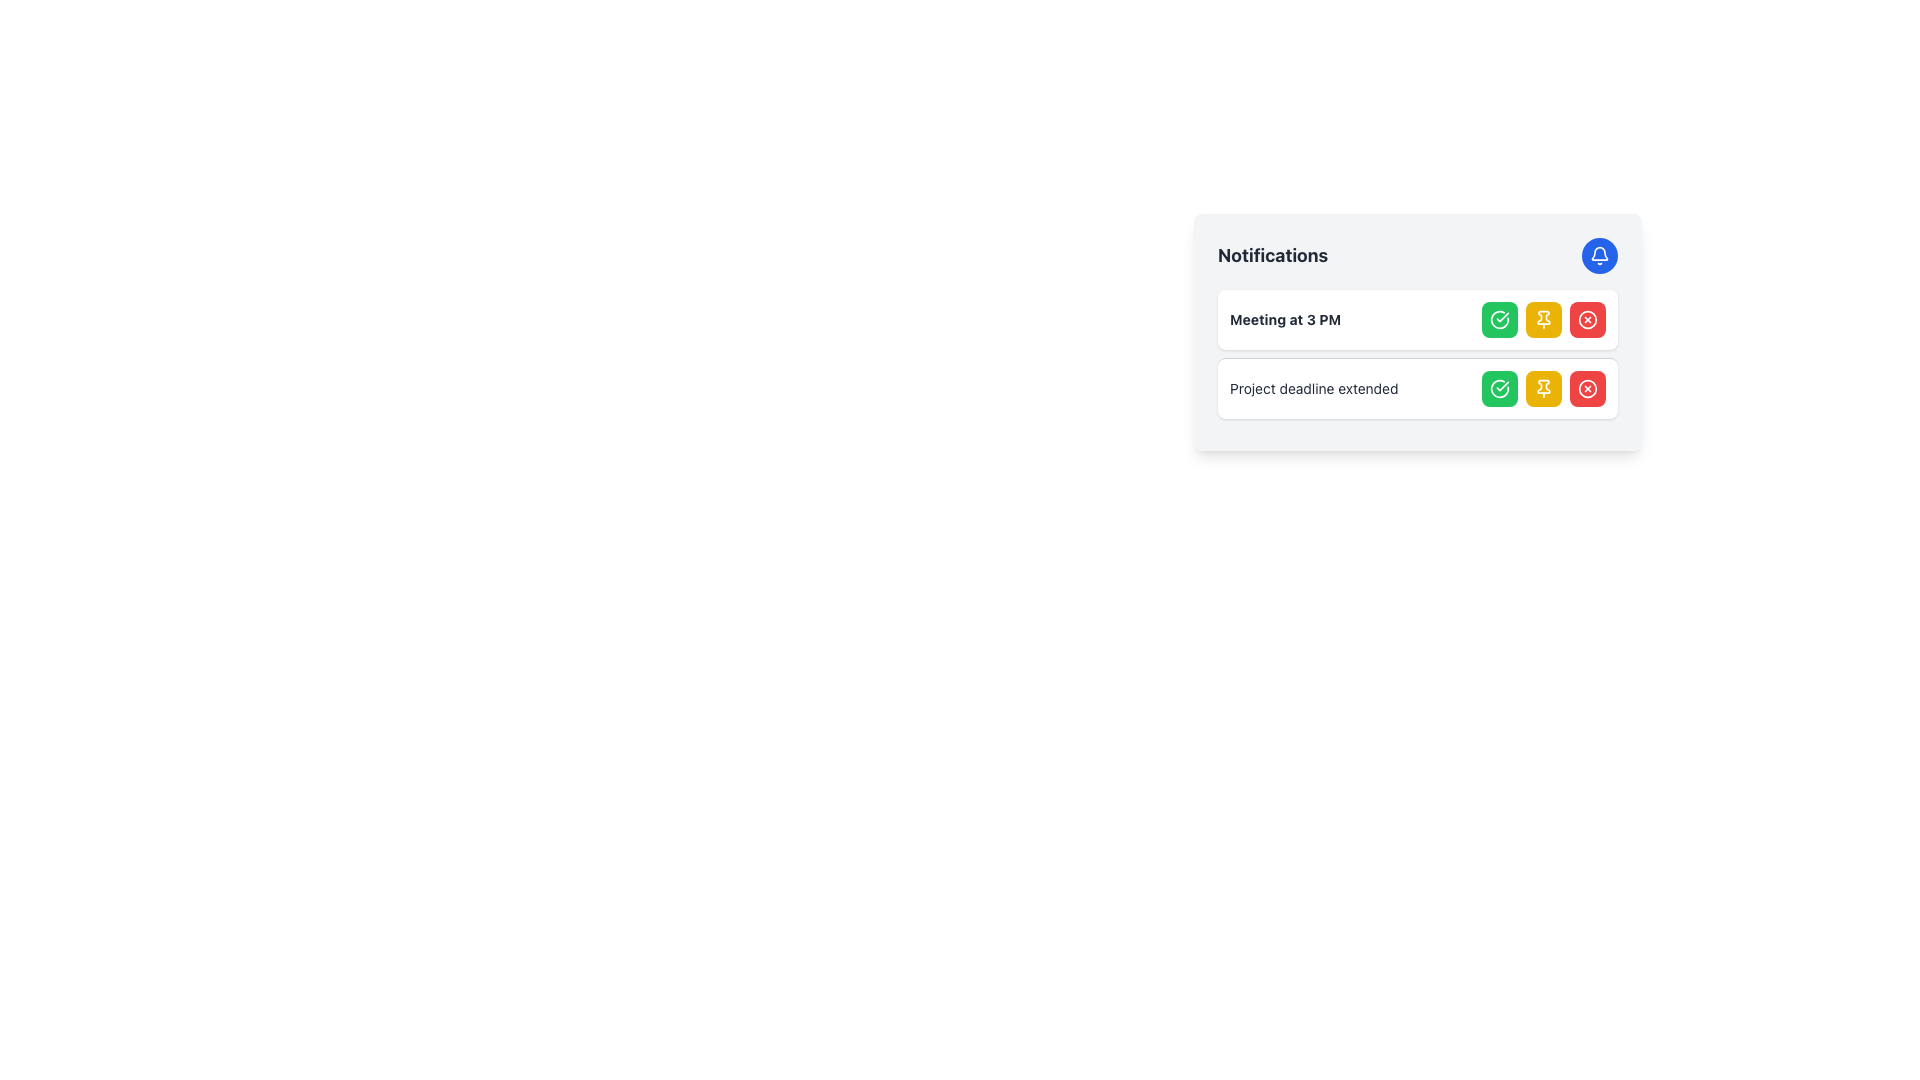 The width and height of the screenshot is (1920, 1080). Describe the element at coordinates (1543, 319) in the screenshot. I see `the yellow button with a white pin icon, which is the second button from the left in the group aligned to the right of the 'Meeting at 3 PM' notification` at that location.